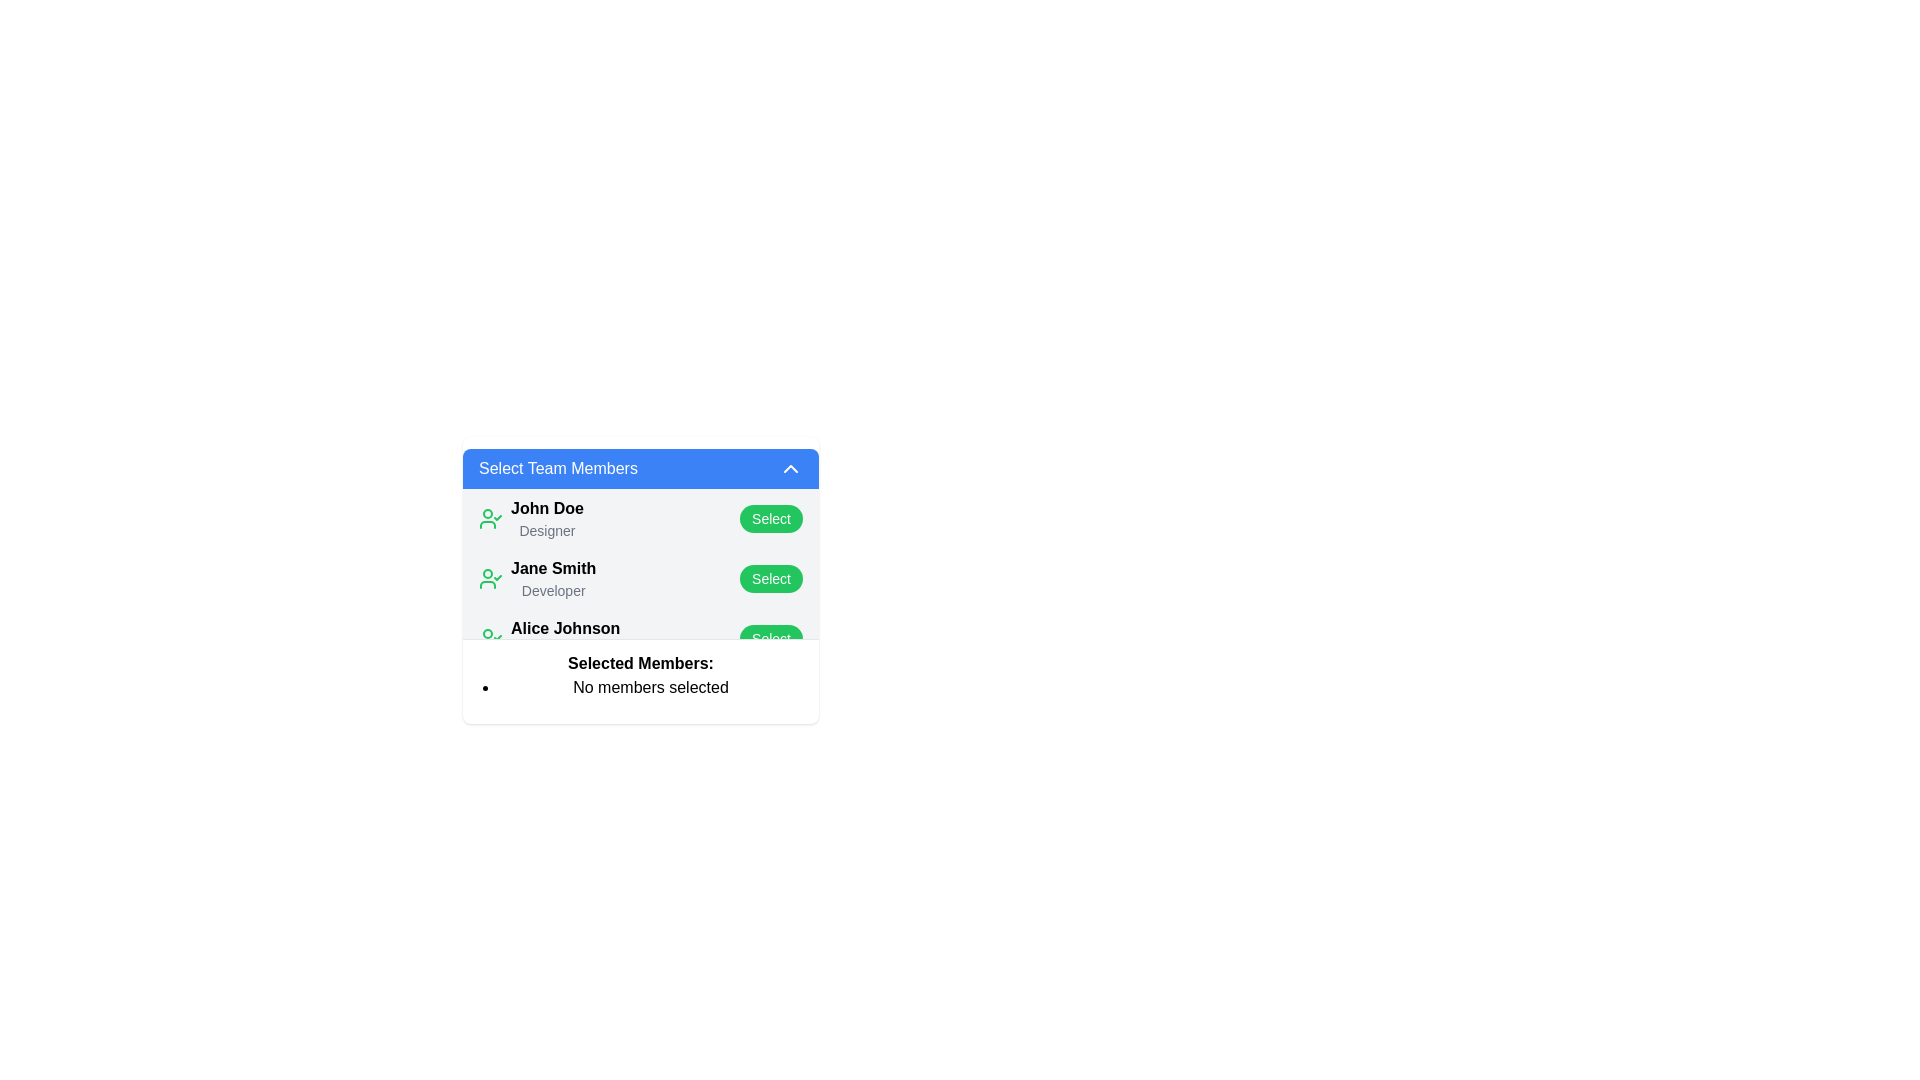 The height and width of the screenshot is (1080, 1920). Describe the element at coordinates (651, 686) in the screenshot. I see `text displayed in the 'Selected Members' section indicating that no members have been selected` at that location.